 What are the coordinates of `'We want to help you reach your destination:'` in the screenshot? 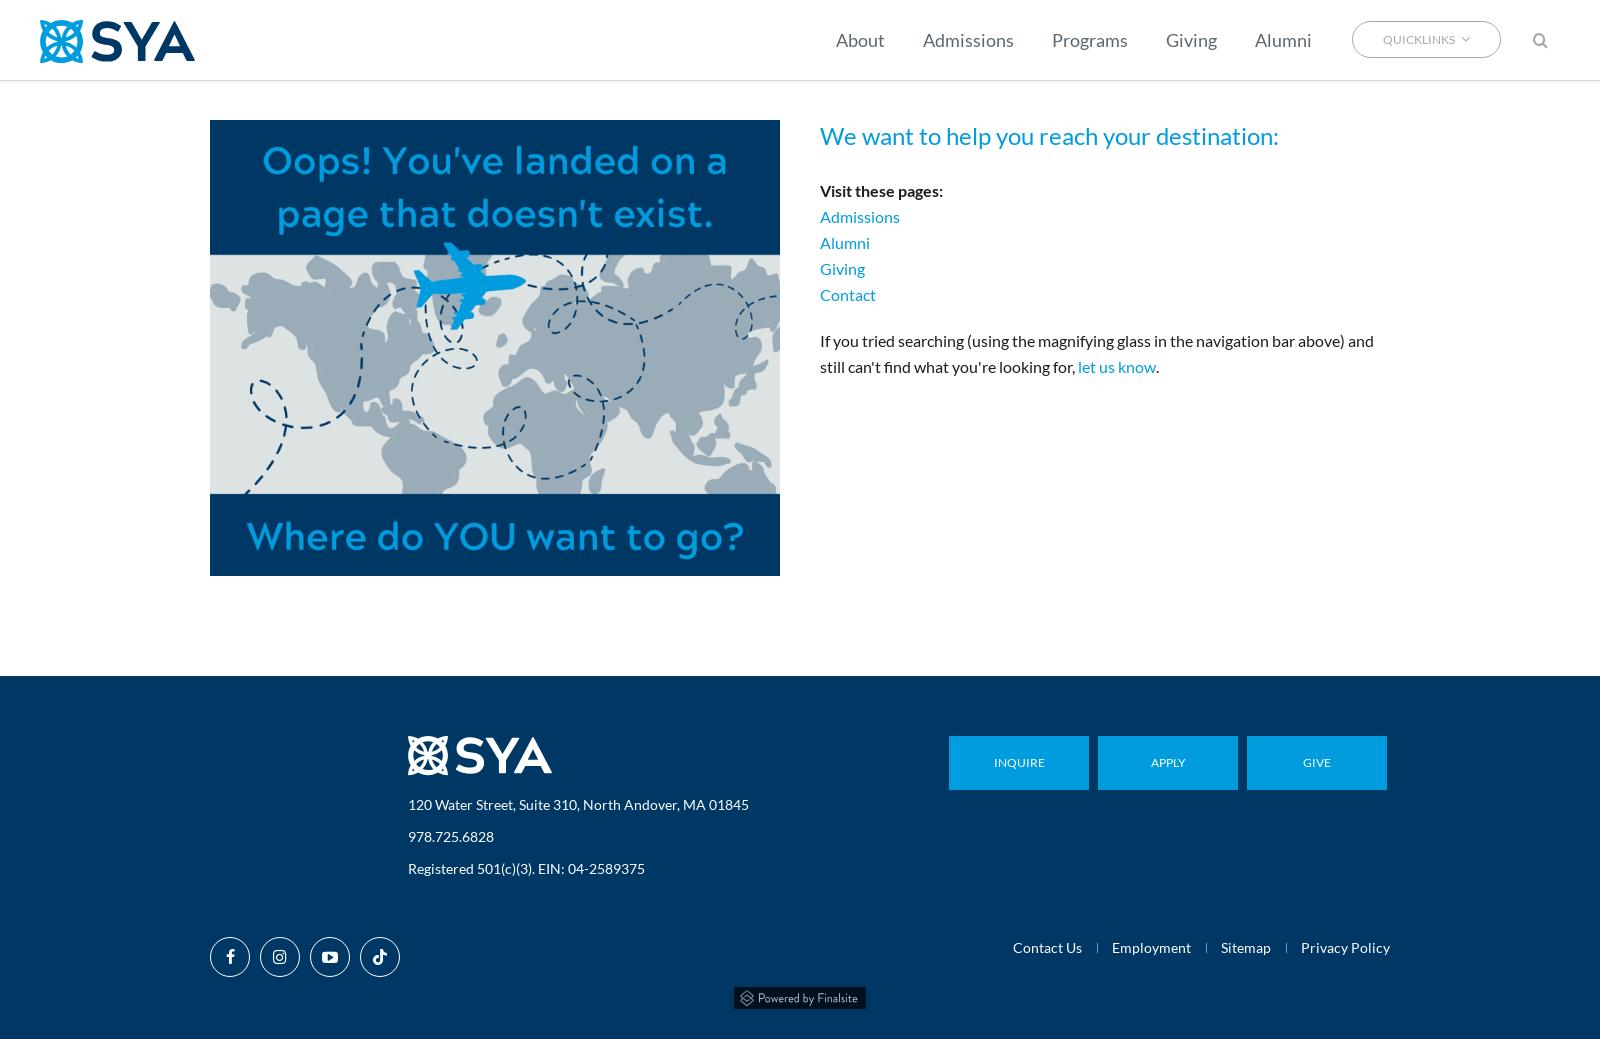 It's located at (1049, 134).